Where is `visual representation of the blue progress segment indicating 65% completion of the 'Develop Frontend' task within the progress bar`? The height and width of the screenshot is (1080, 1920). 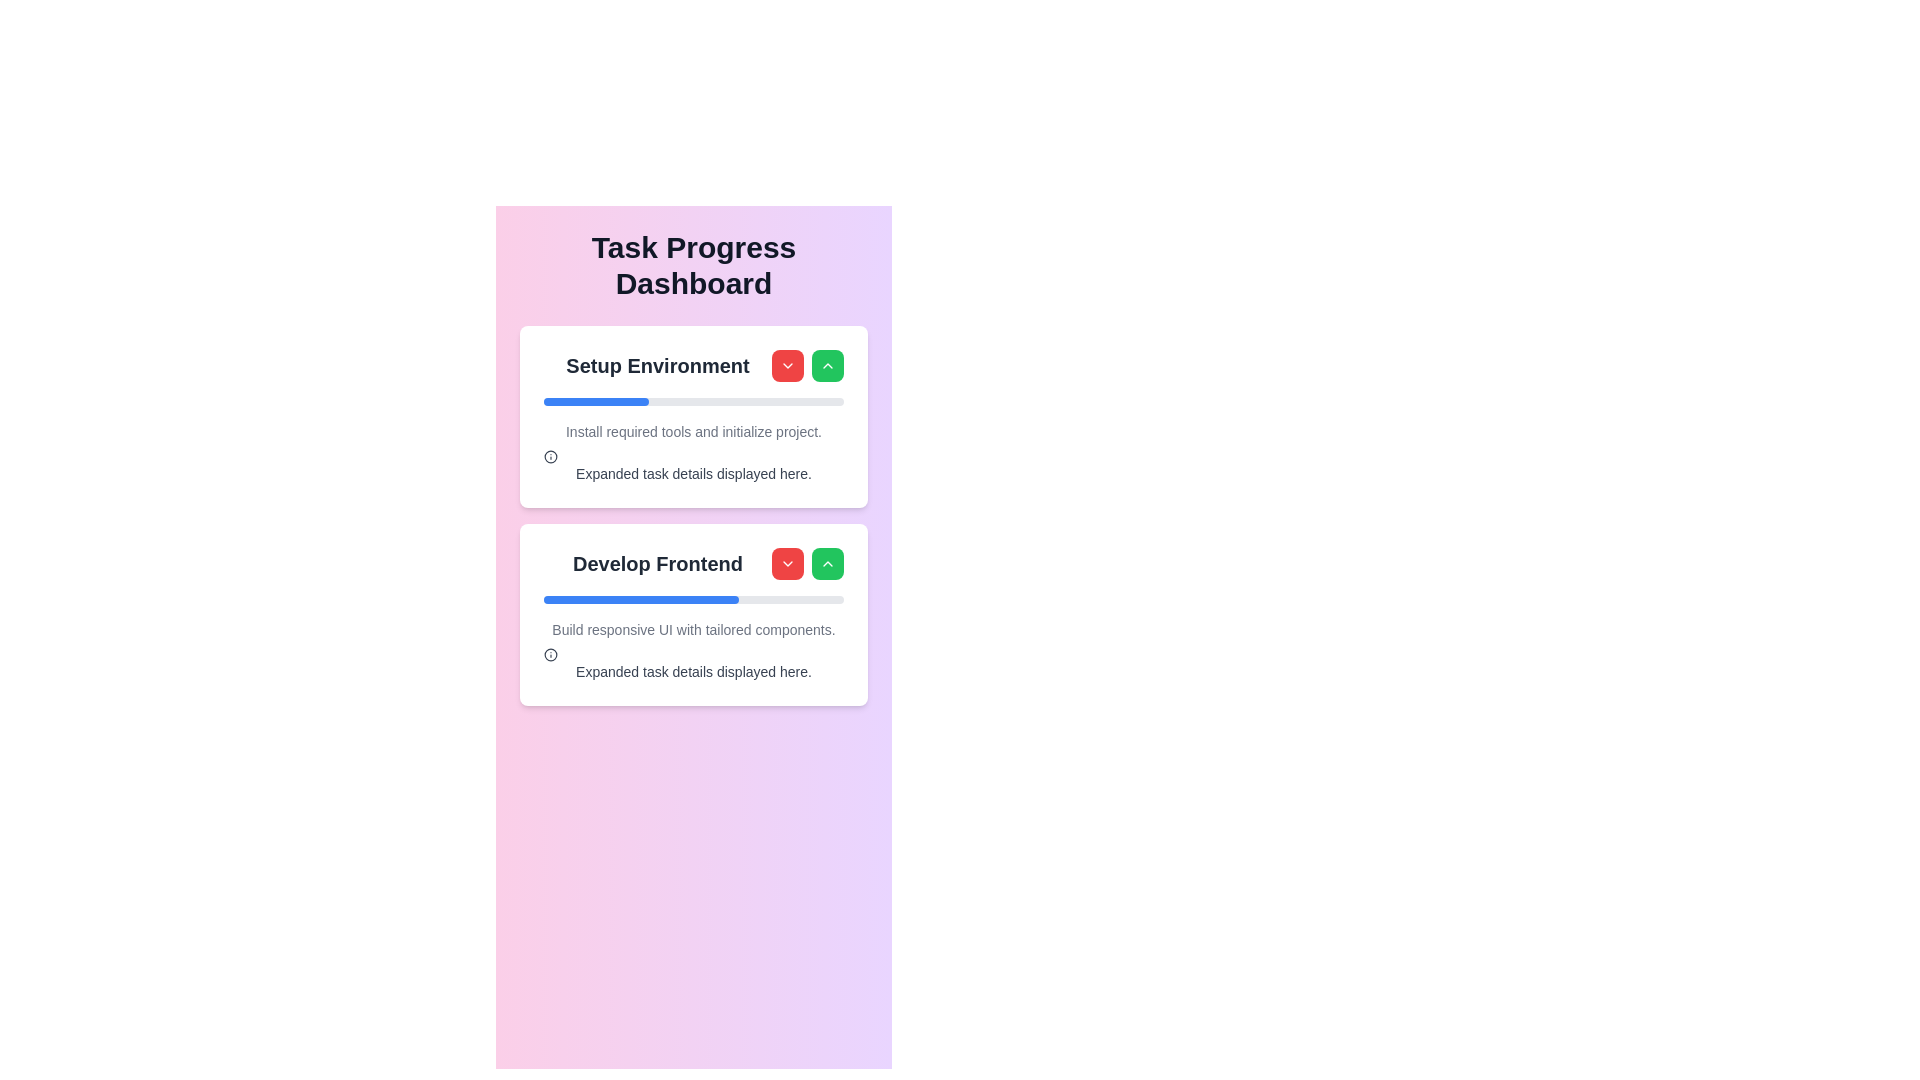 visual representation of the blue progress segment indicating 65% completion of the 'Develop Frontend' task within the progress bar is located at coordinates (641, 599).